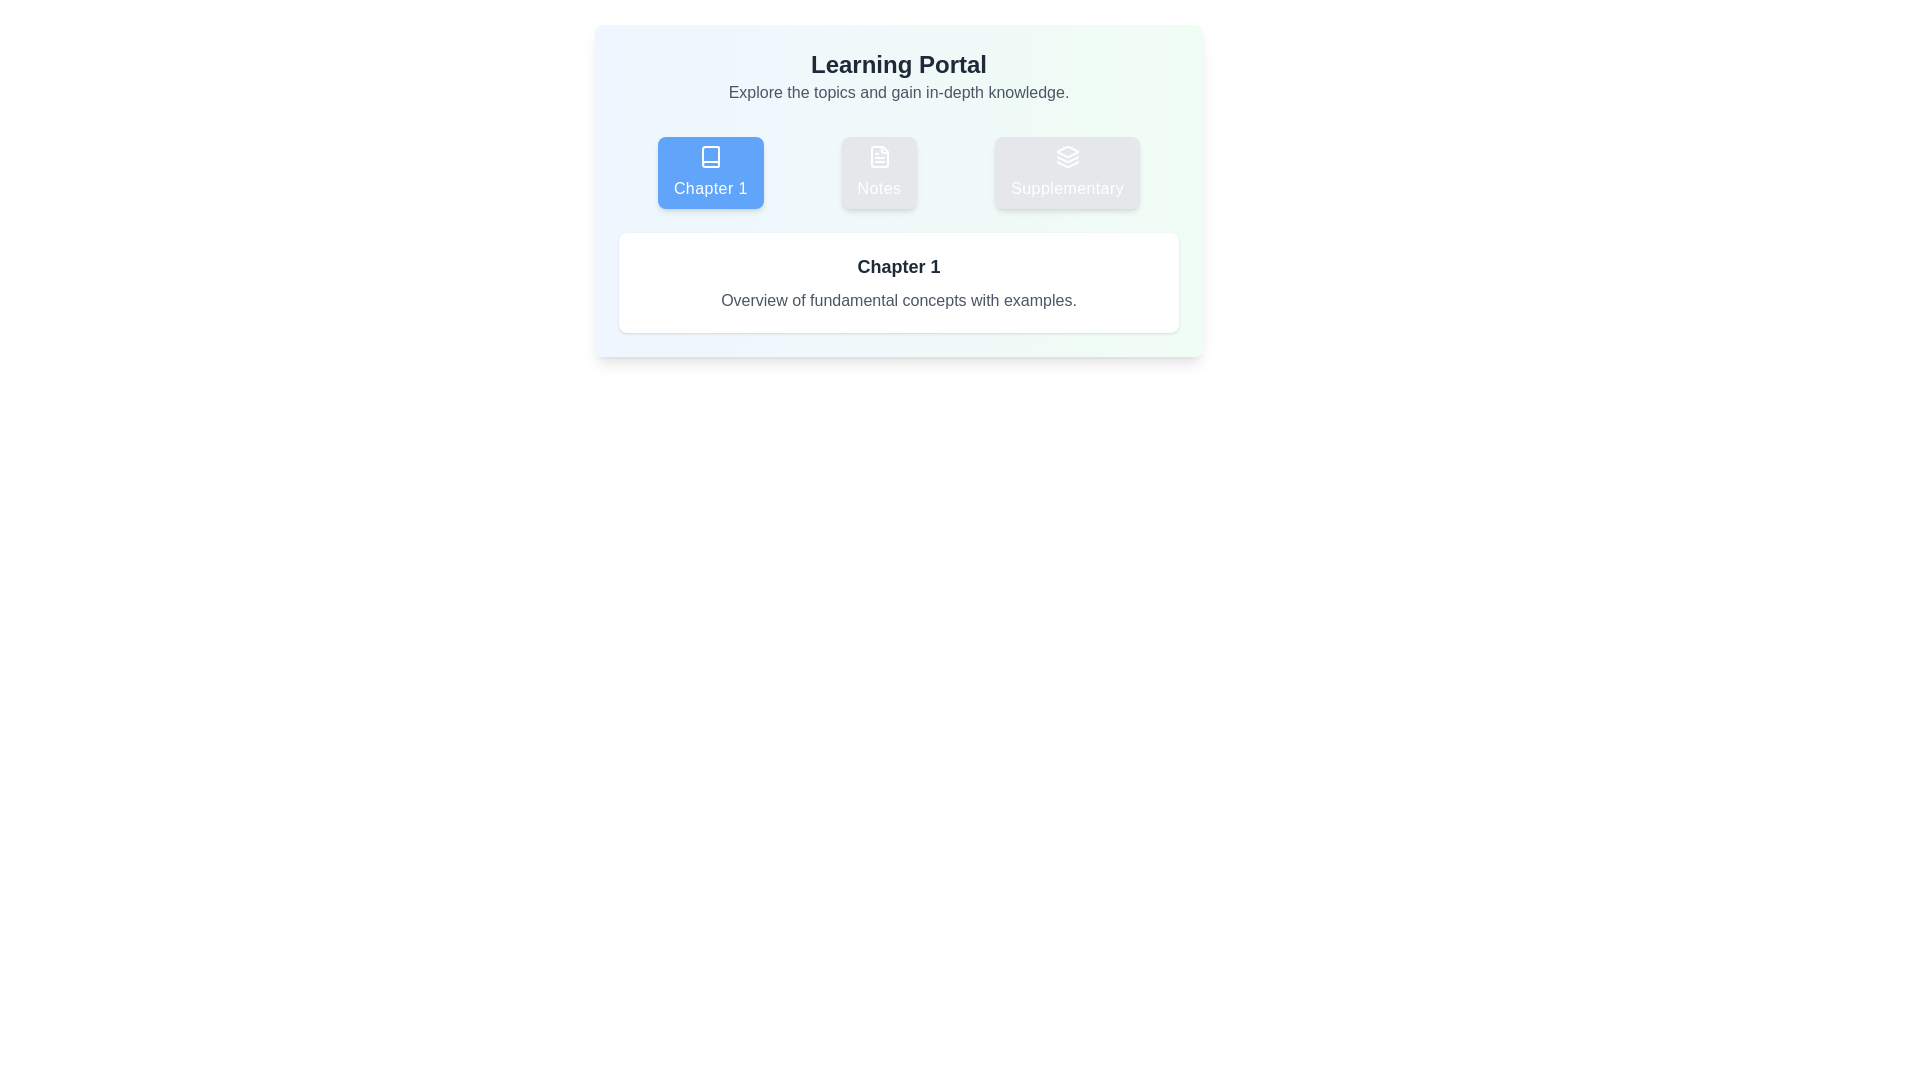 This screenshot has height=1080, width=1920. I want to click on the text label within the blue button located in the top-left section of the interface, so click(710, 189).